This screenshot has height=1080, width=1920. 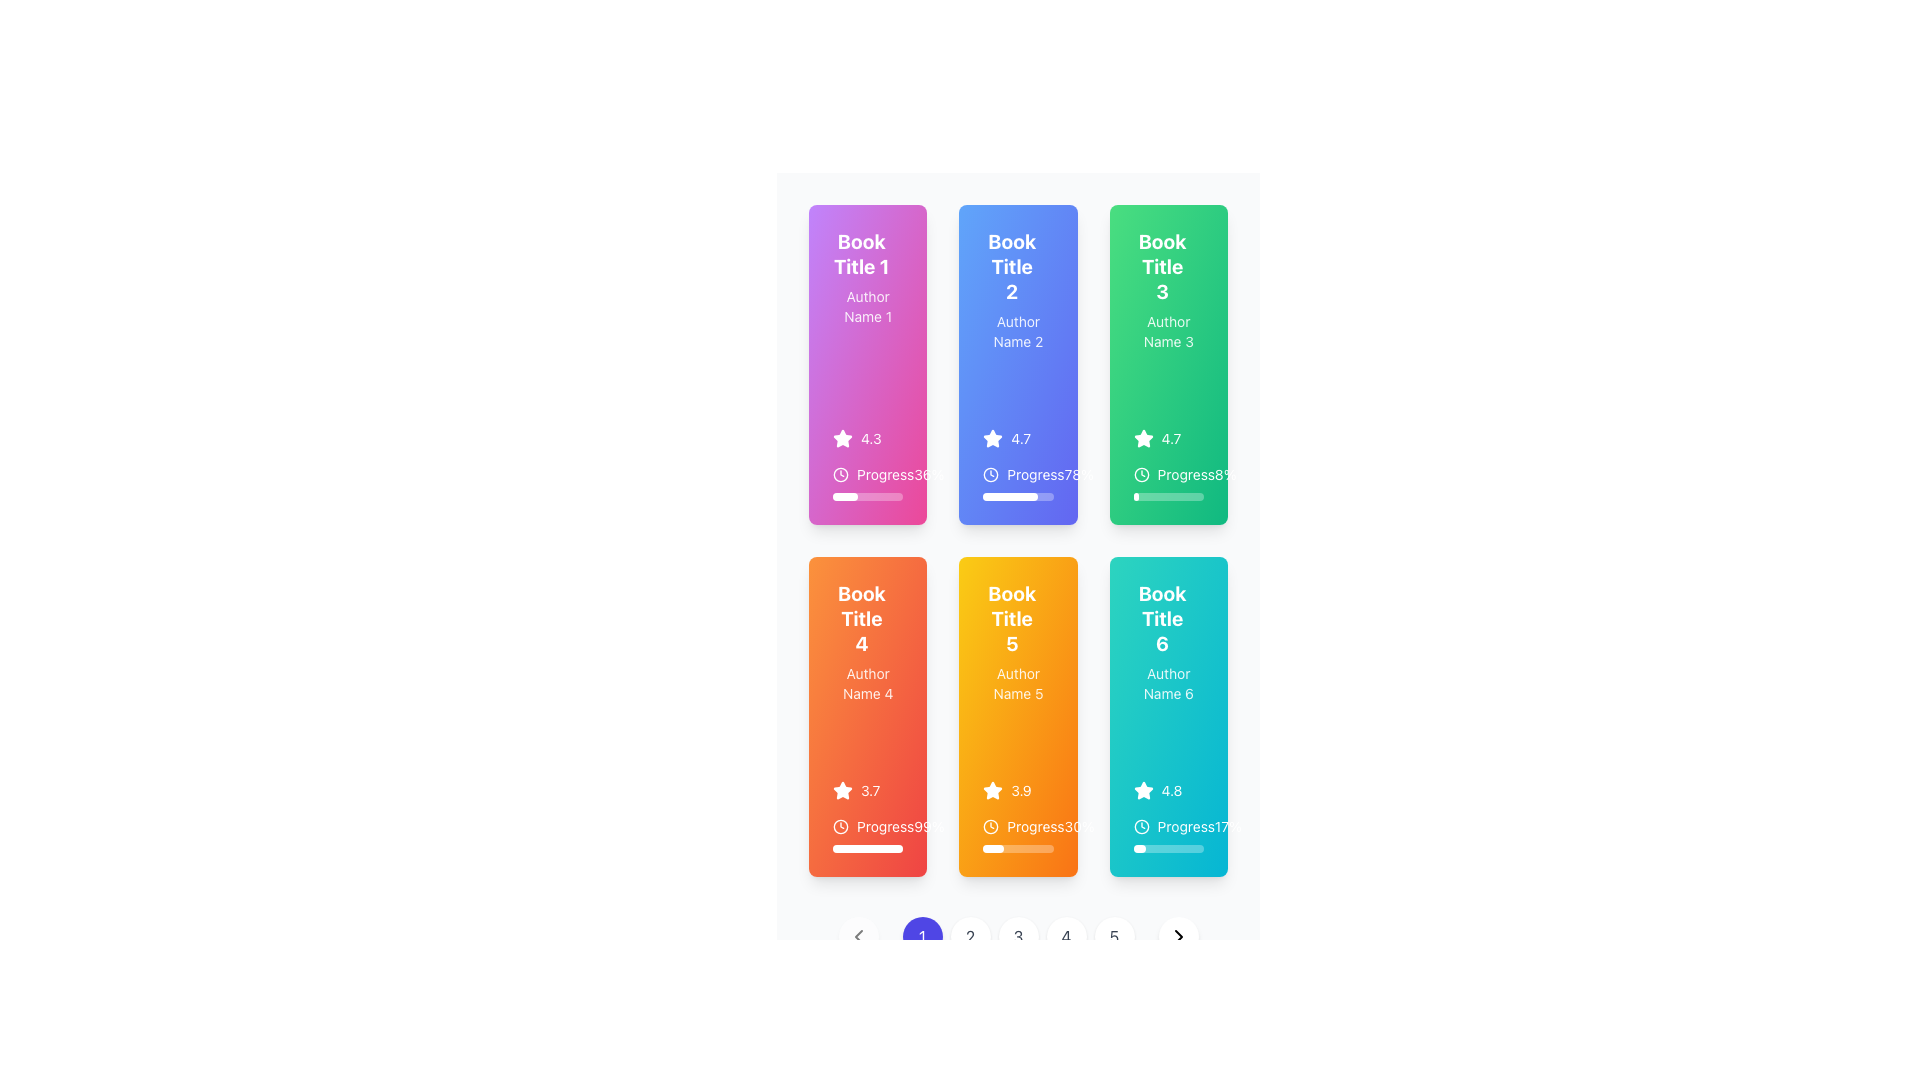 I want to click on the Informational card displaying 'Book Title 6', so click(x=1168, y=716).